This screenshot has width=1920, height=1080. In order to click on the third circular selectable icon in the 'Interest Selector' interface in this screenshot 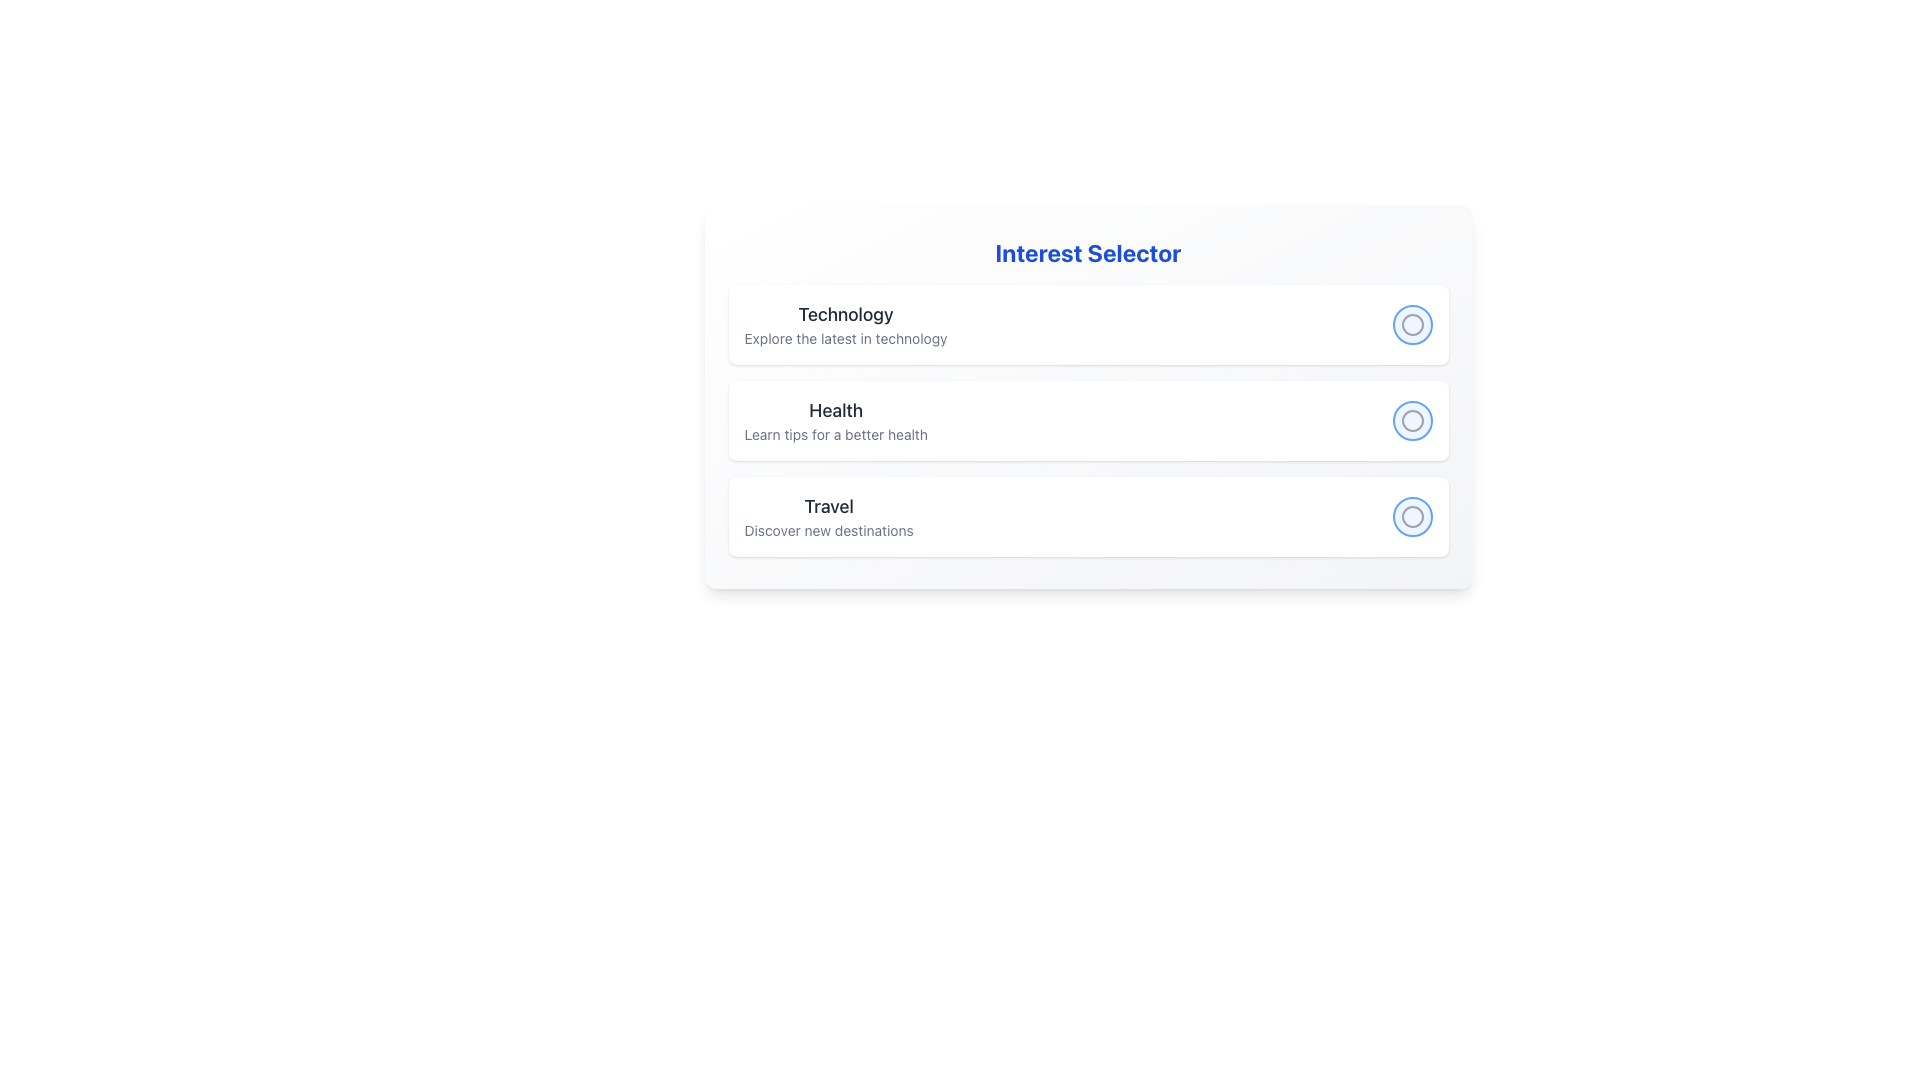, I will do `click(1411, 515)`.